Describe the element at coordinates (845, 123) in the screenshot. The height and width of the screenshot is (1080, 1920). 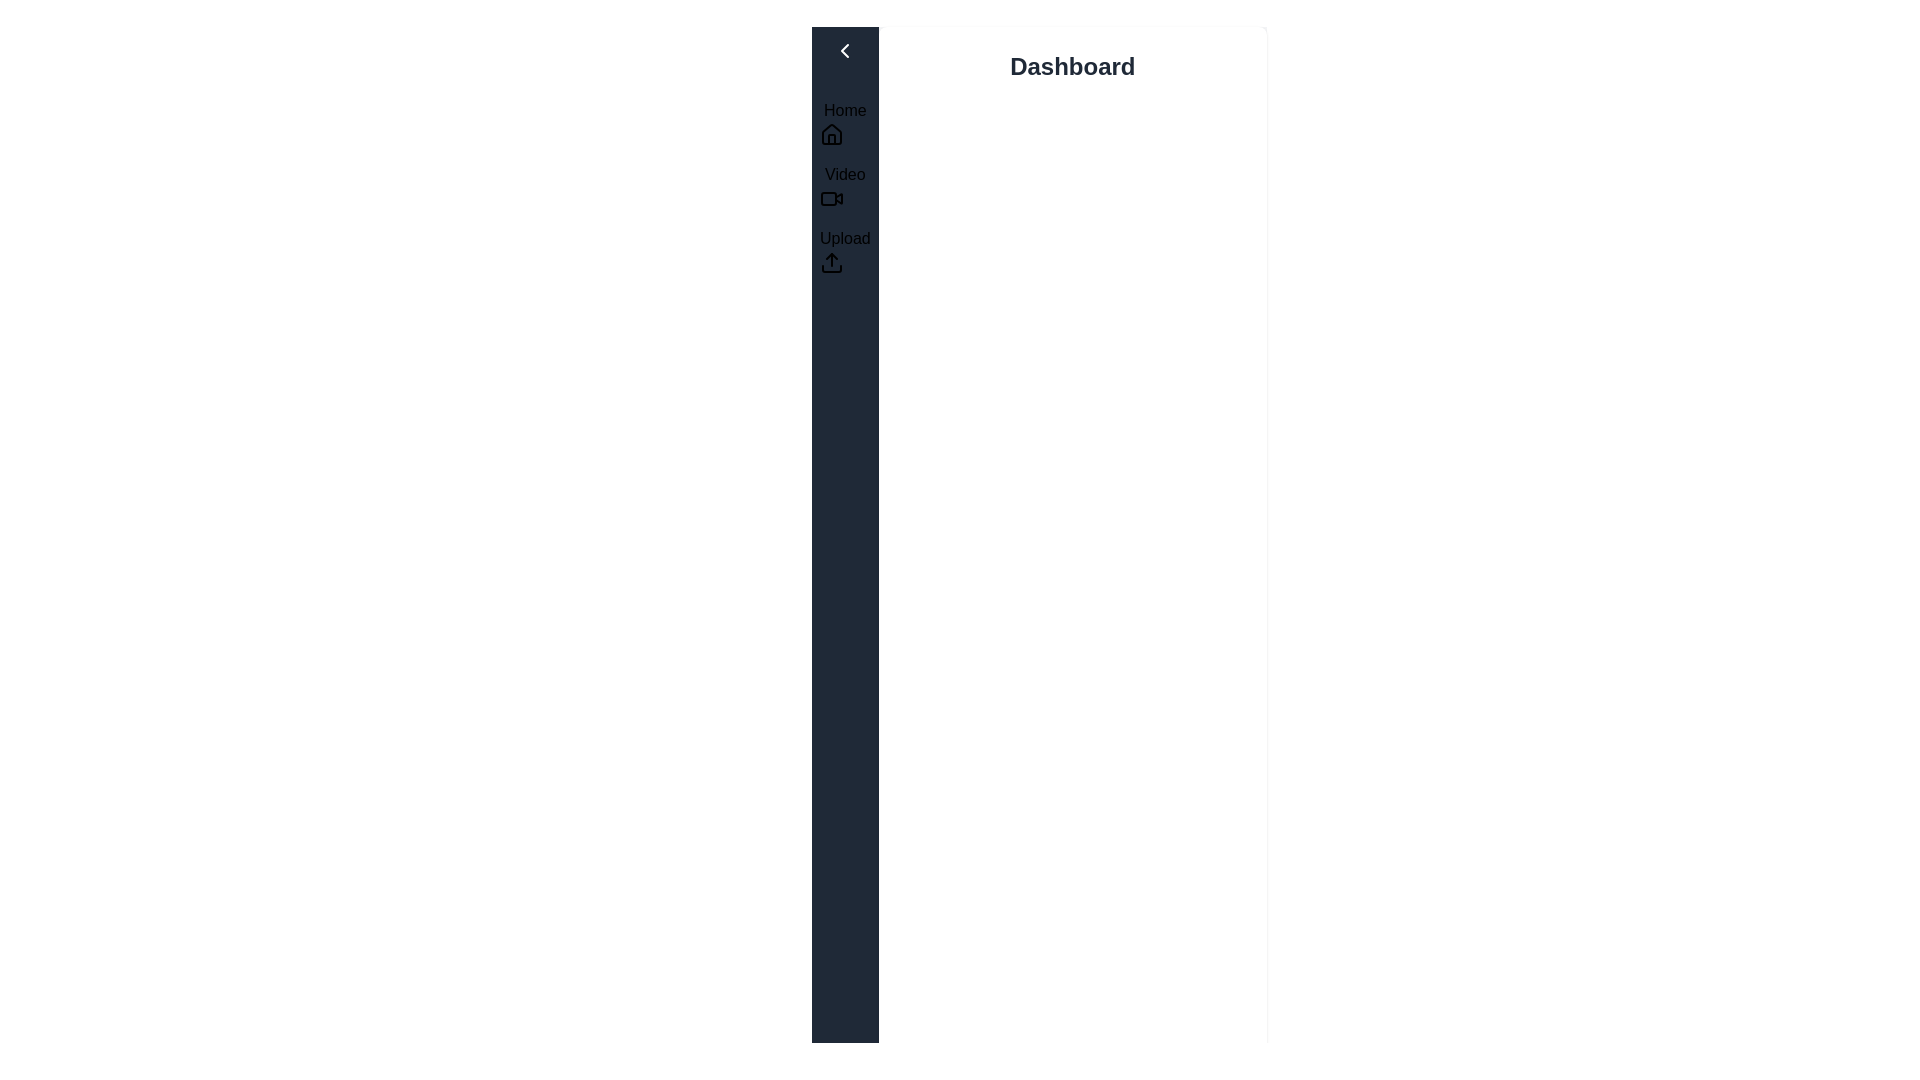
I see `the 'Home' navigational button located at the top of the vertical menu bar` at that location.